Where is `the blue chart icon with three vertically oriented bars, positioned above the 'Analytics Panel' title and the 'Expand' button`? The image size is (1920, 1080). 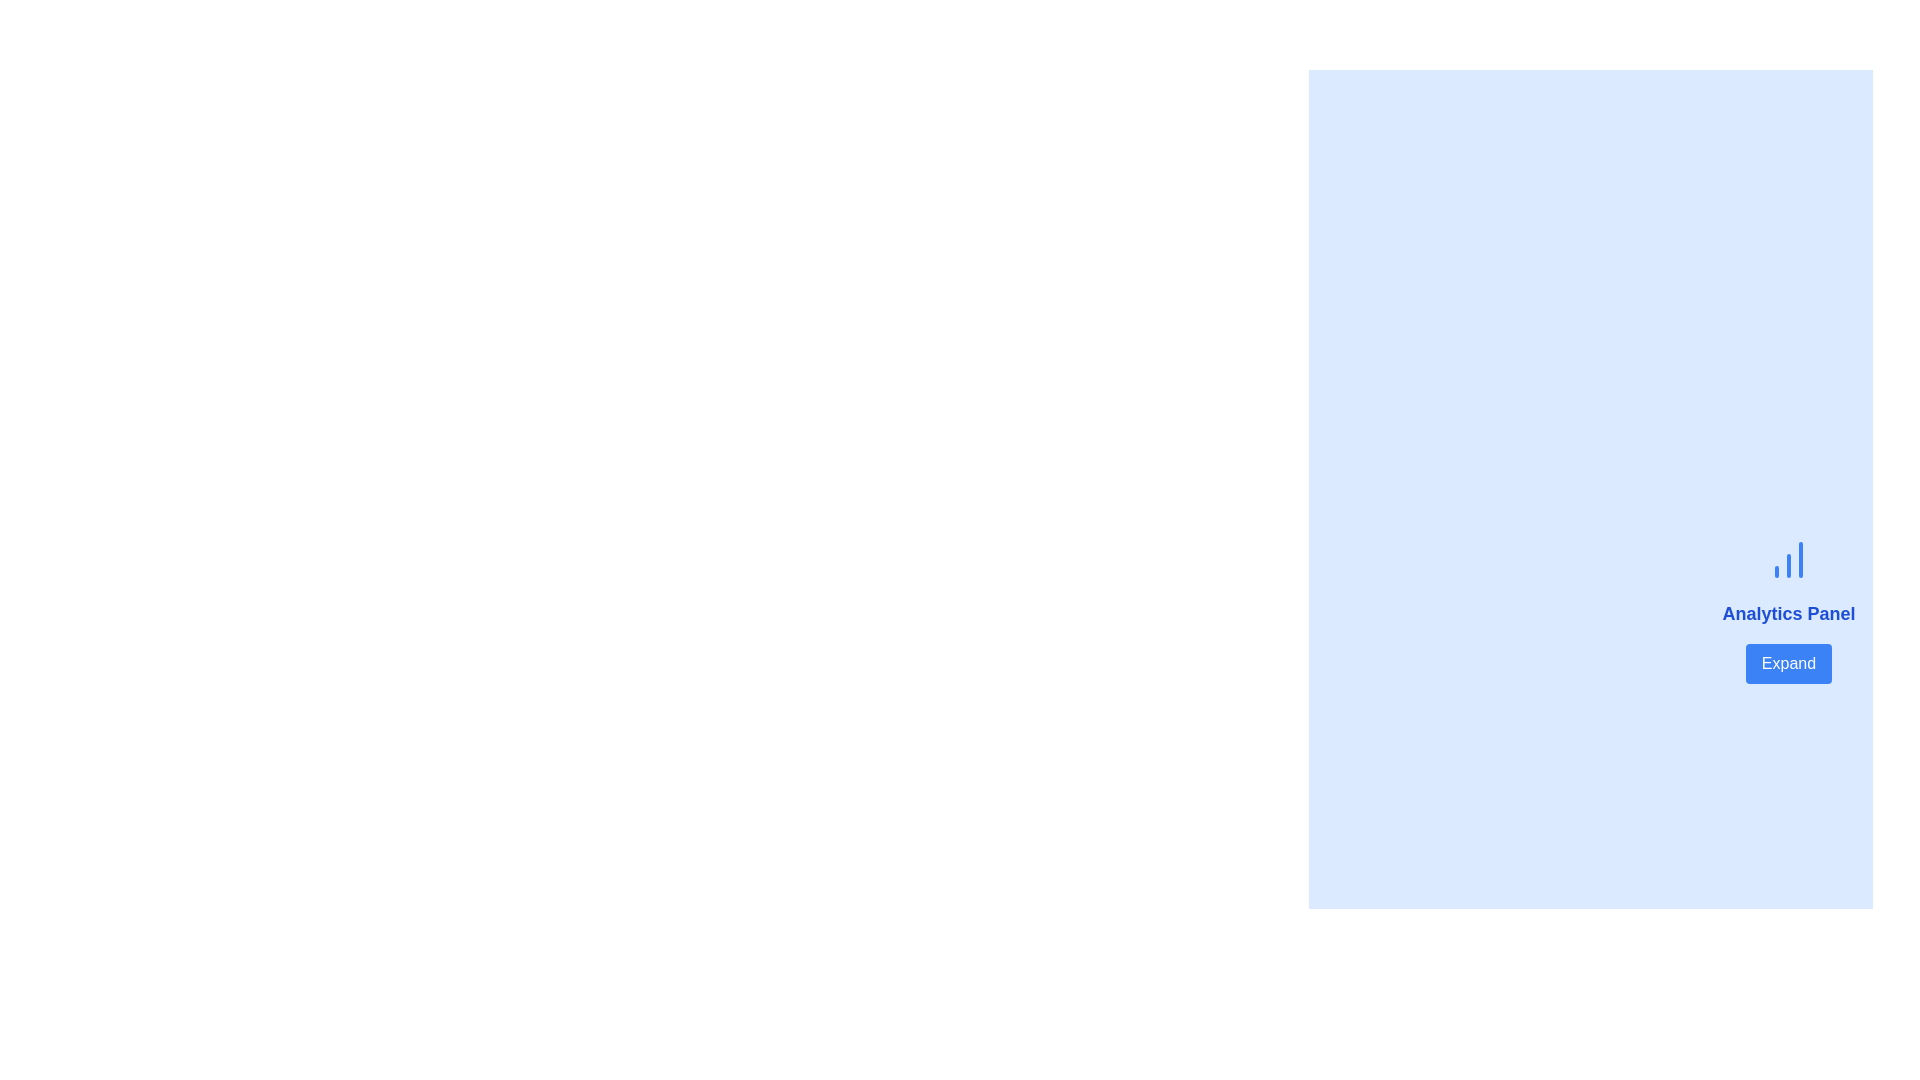 the blue chart icon with three vertically oriented bars, positioned above the 'Analytics Panel' title and the 'Expand' button is located at coordinates (1789, 559).